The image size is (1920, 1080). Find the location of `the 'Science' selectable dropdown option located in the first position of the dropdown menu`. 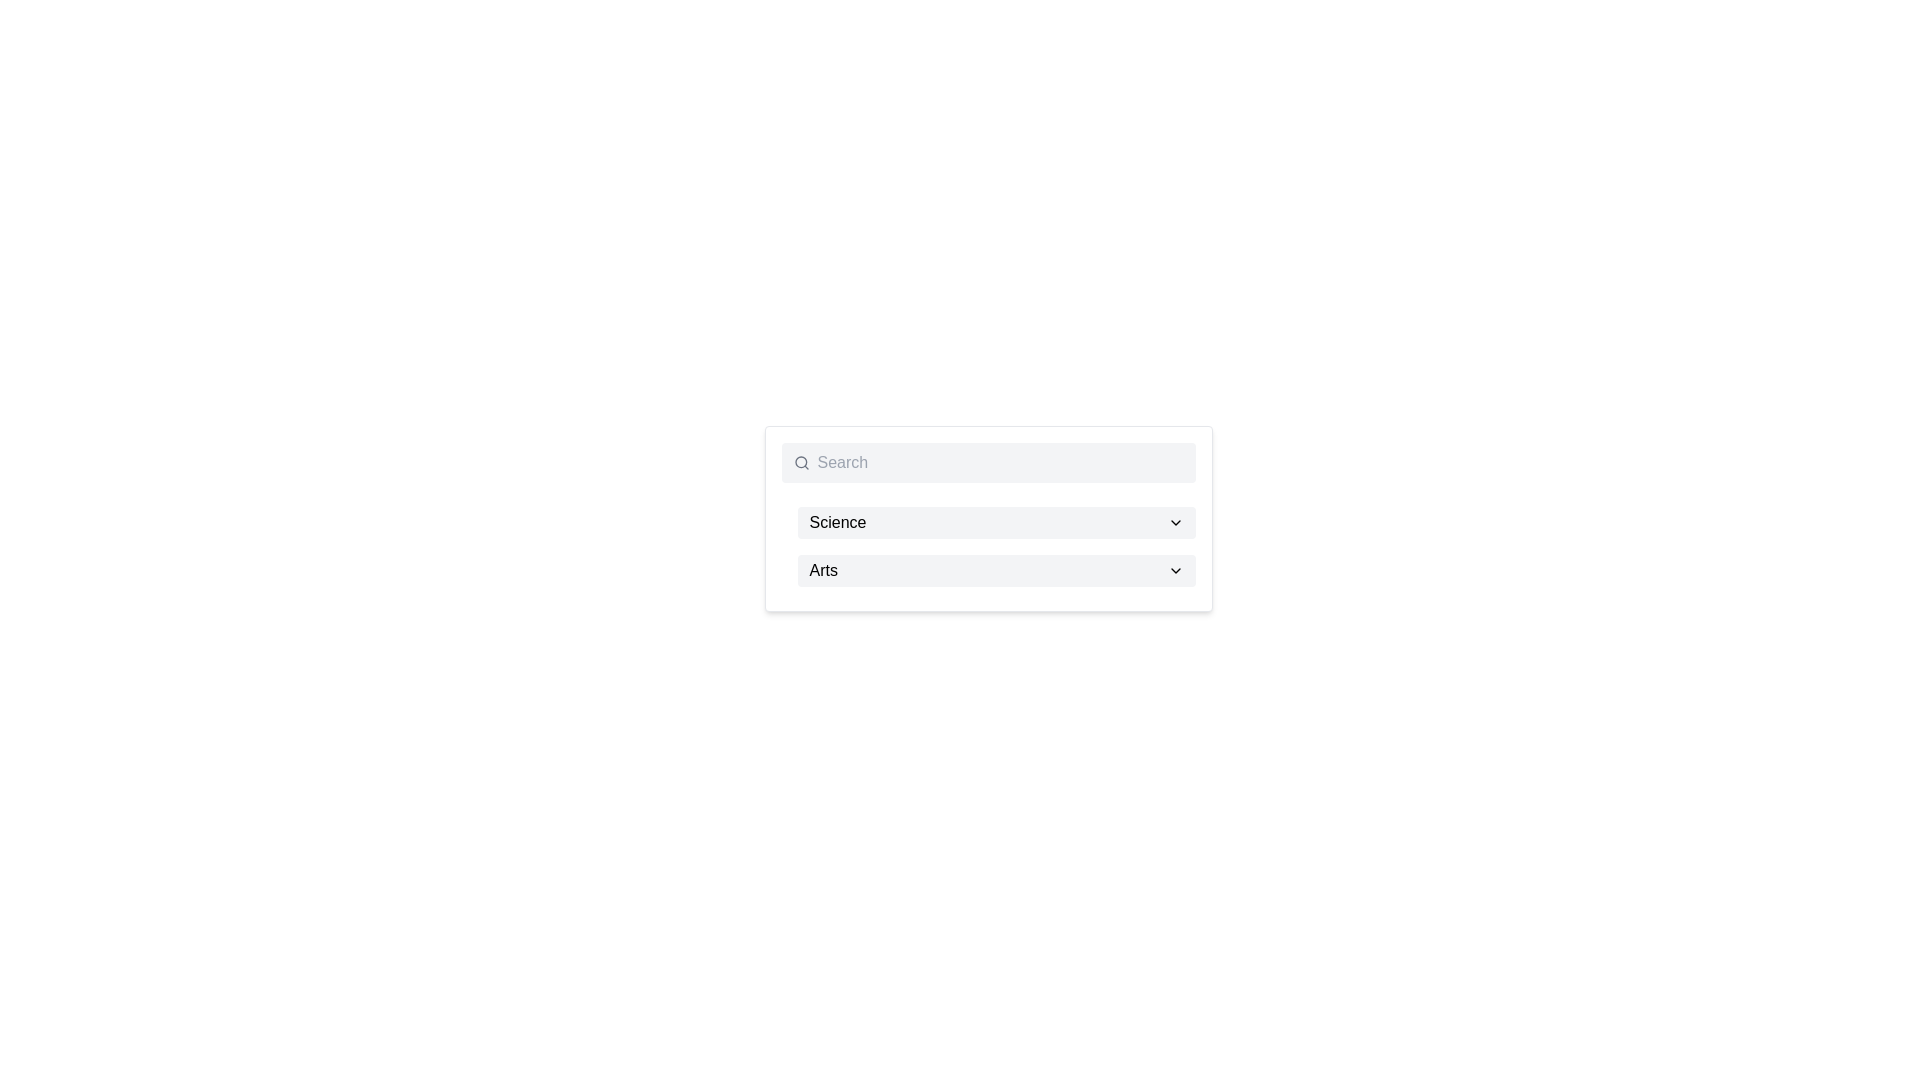

the 'Science' selectable dropdown option located in the first position of the dropdown menu is located at coordinates (996, 522).